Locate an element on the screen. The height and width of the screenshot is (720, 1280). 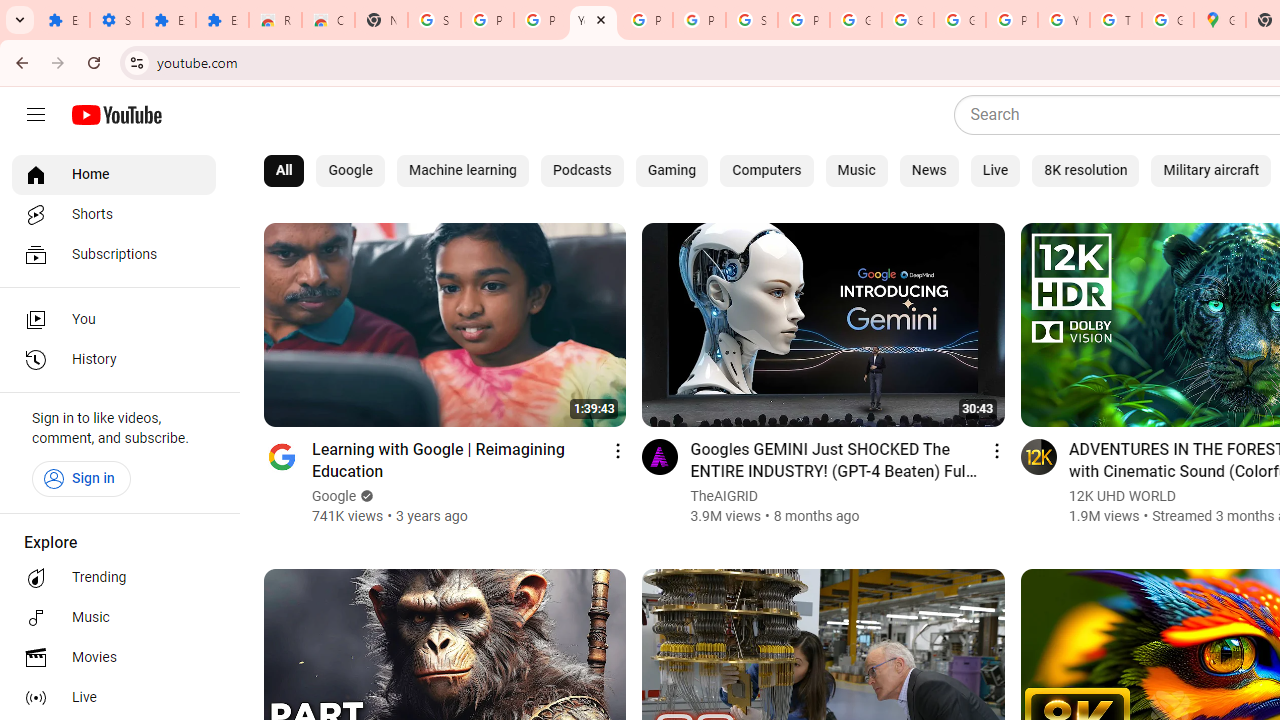
'Military aircraft' is located at coordinates (1210, 170).